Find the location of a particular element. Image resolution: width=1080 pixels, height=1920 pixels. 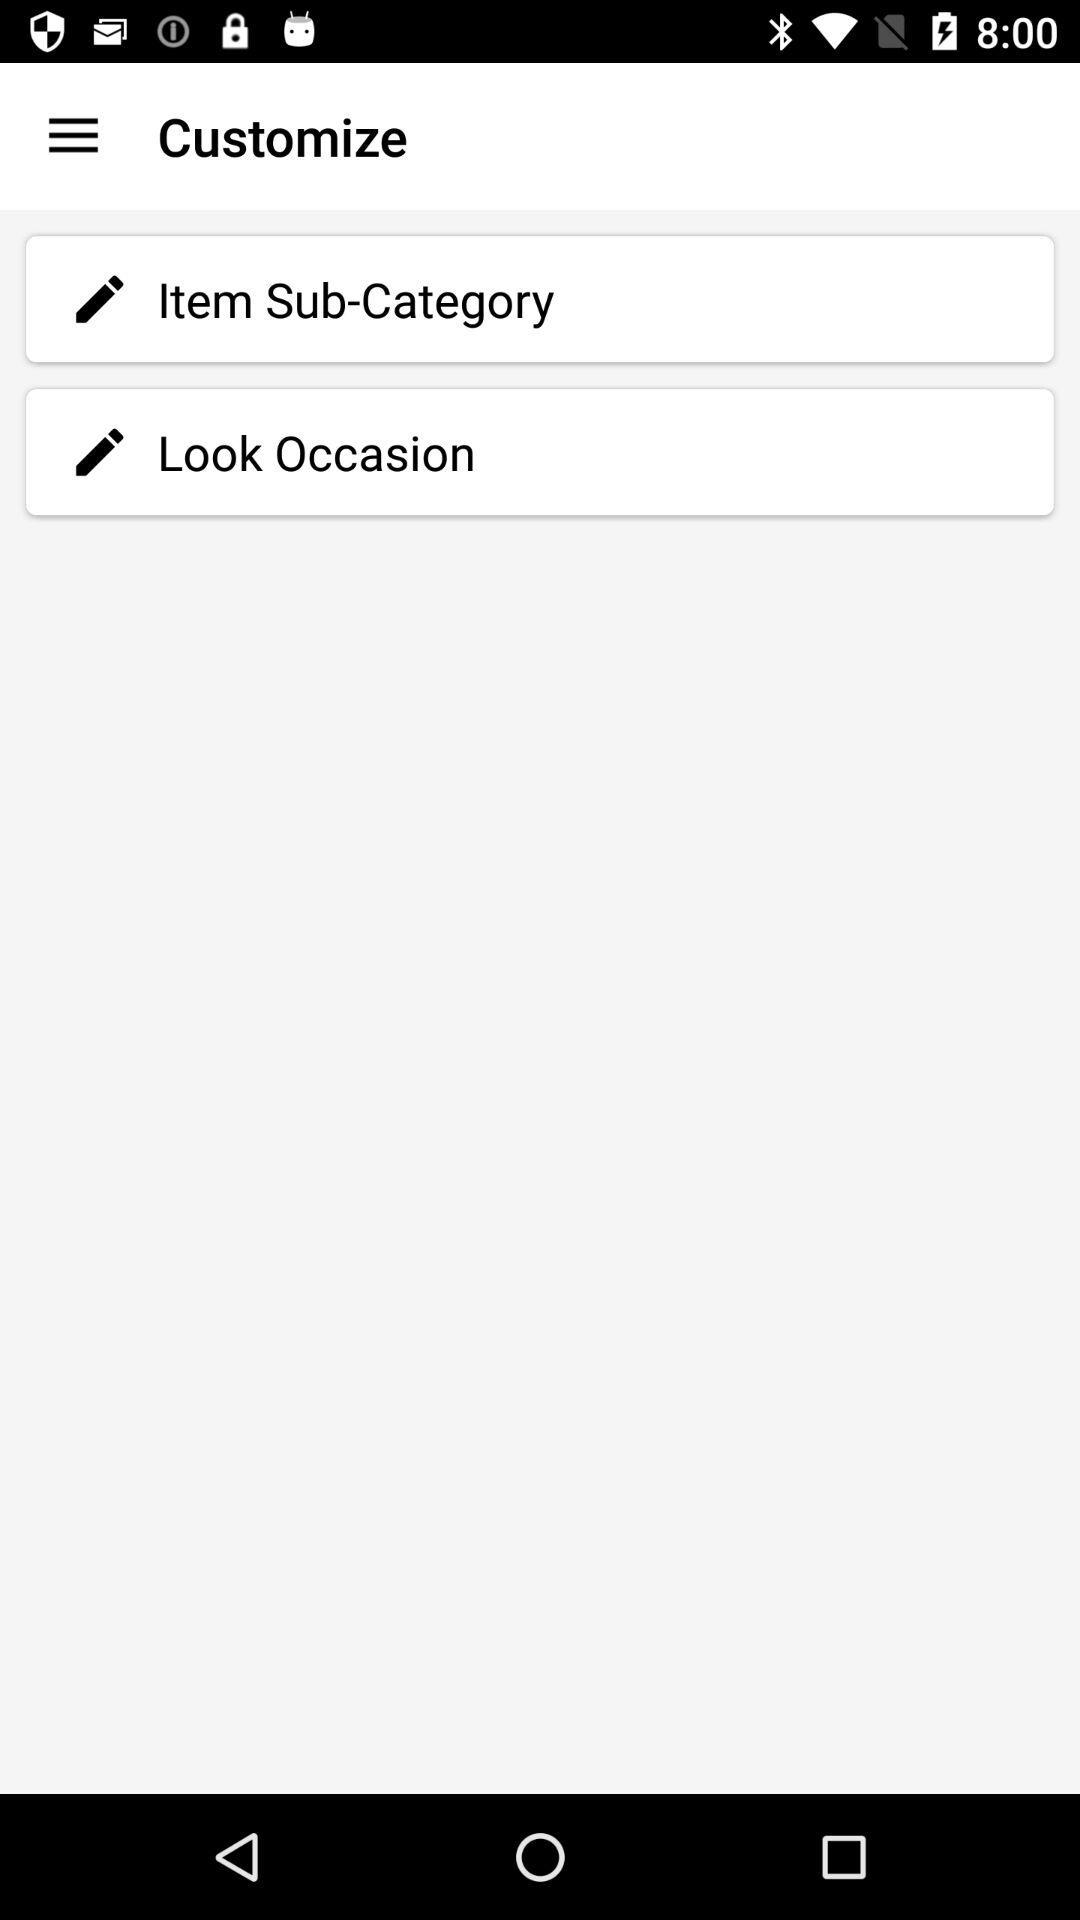

the item above the look occasion icon is located at coordinates (540, 298).